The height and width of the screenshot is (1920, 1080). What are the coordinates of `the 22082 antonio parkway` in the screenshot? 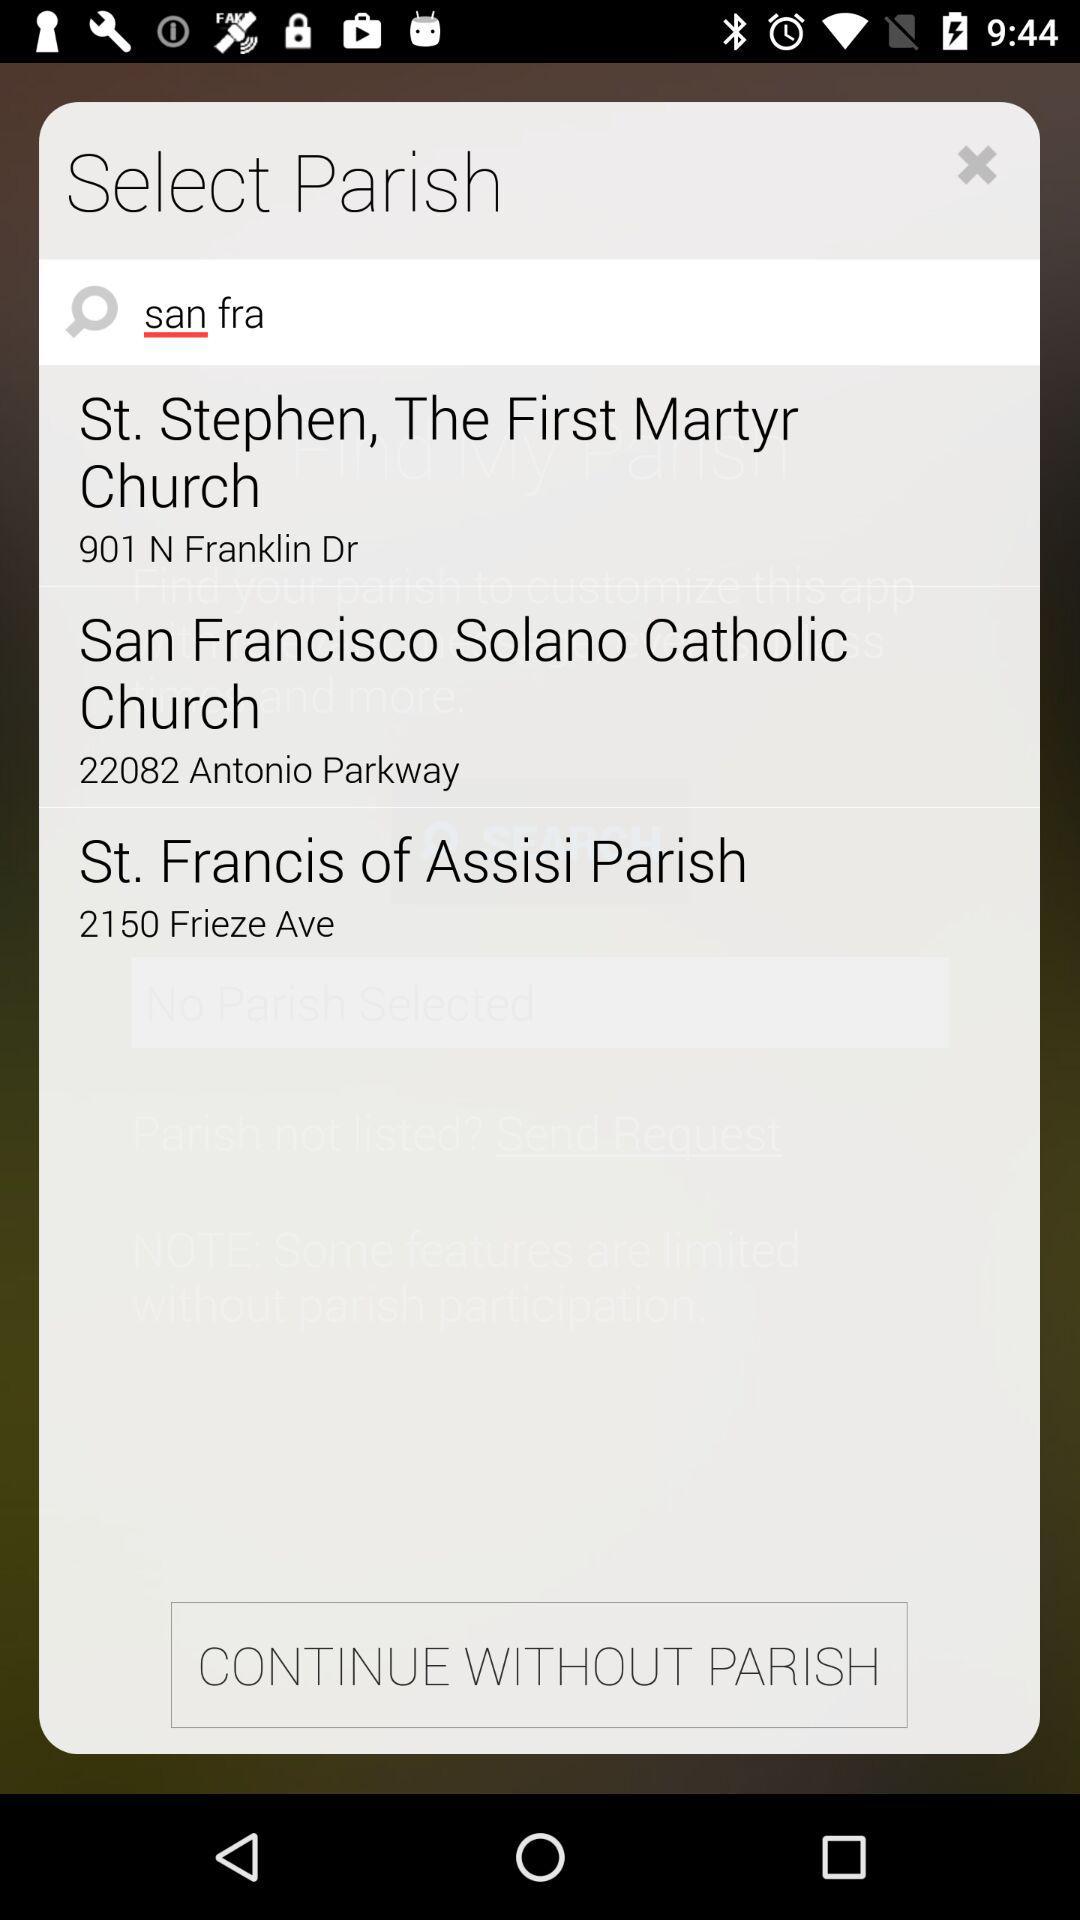 It's located at (483, 767).